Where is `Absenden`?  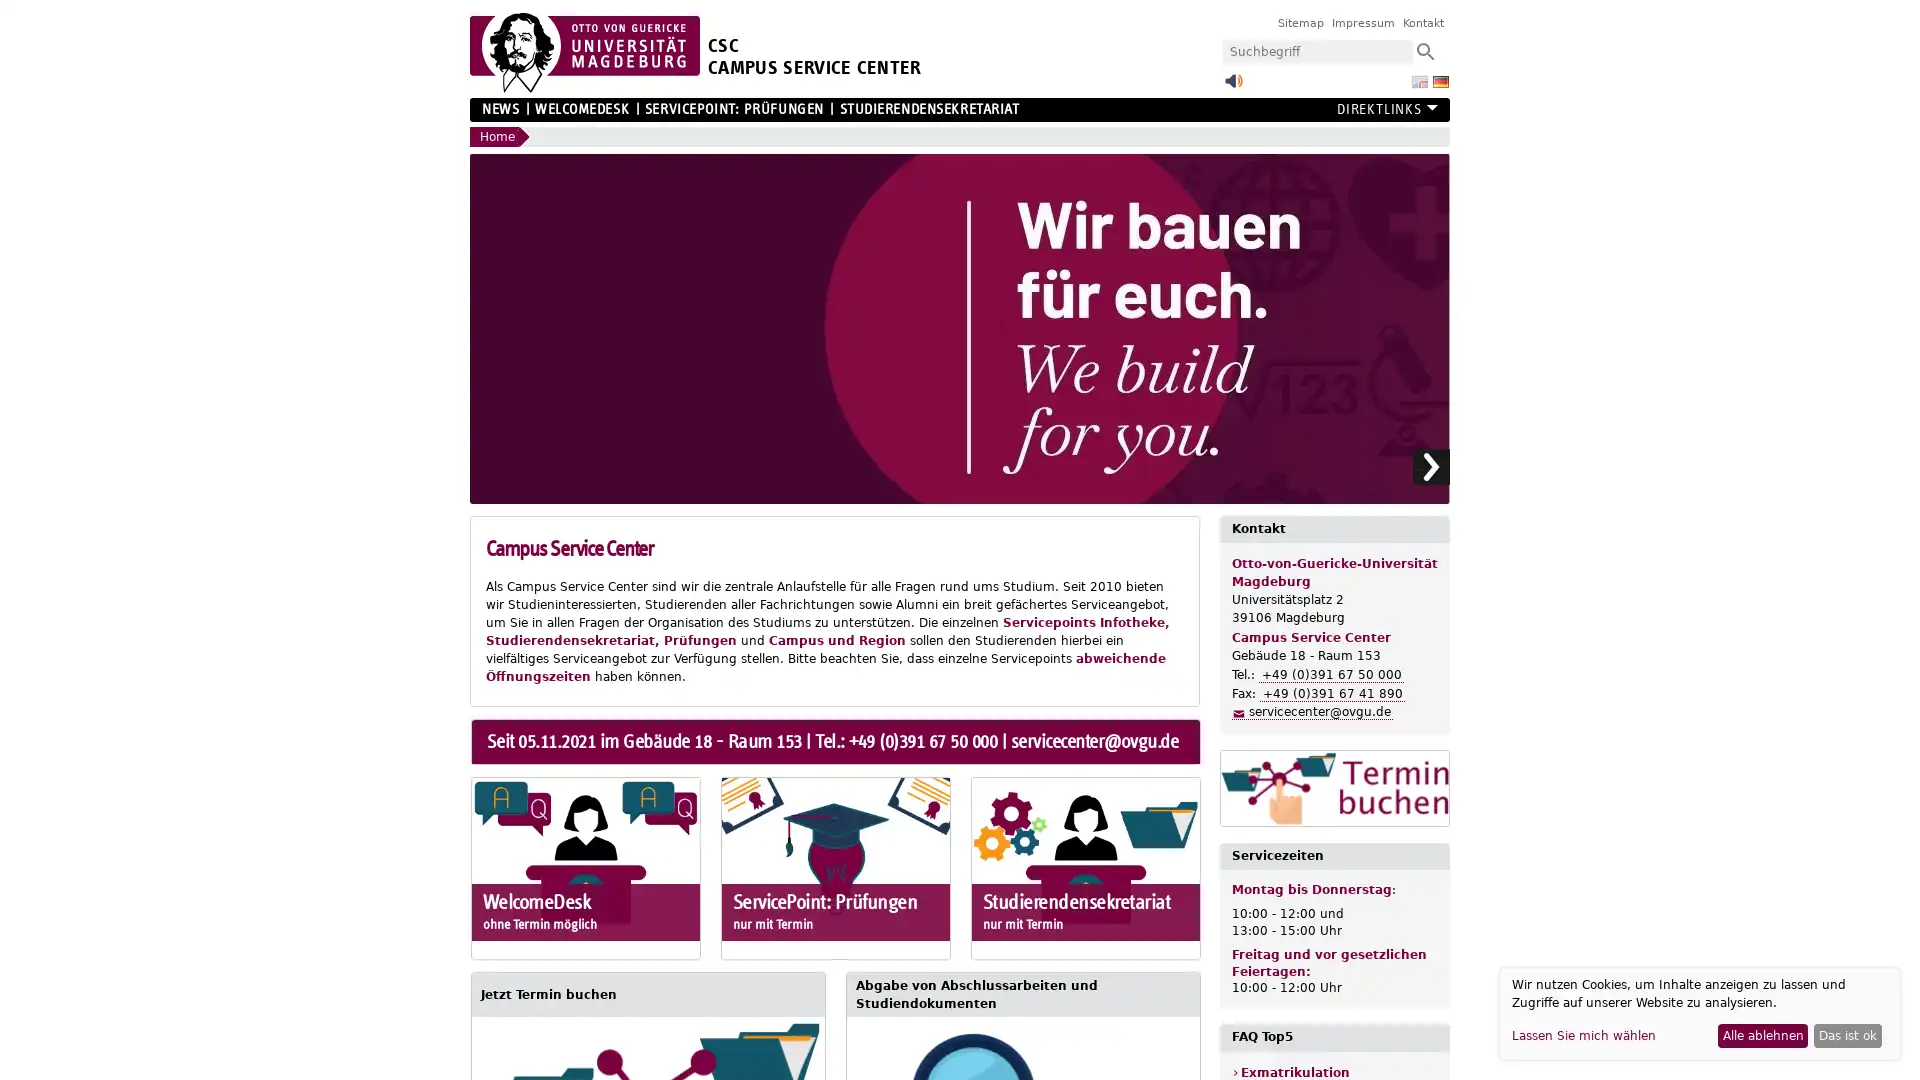 Absenden is located at coordinates (1424, 50).